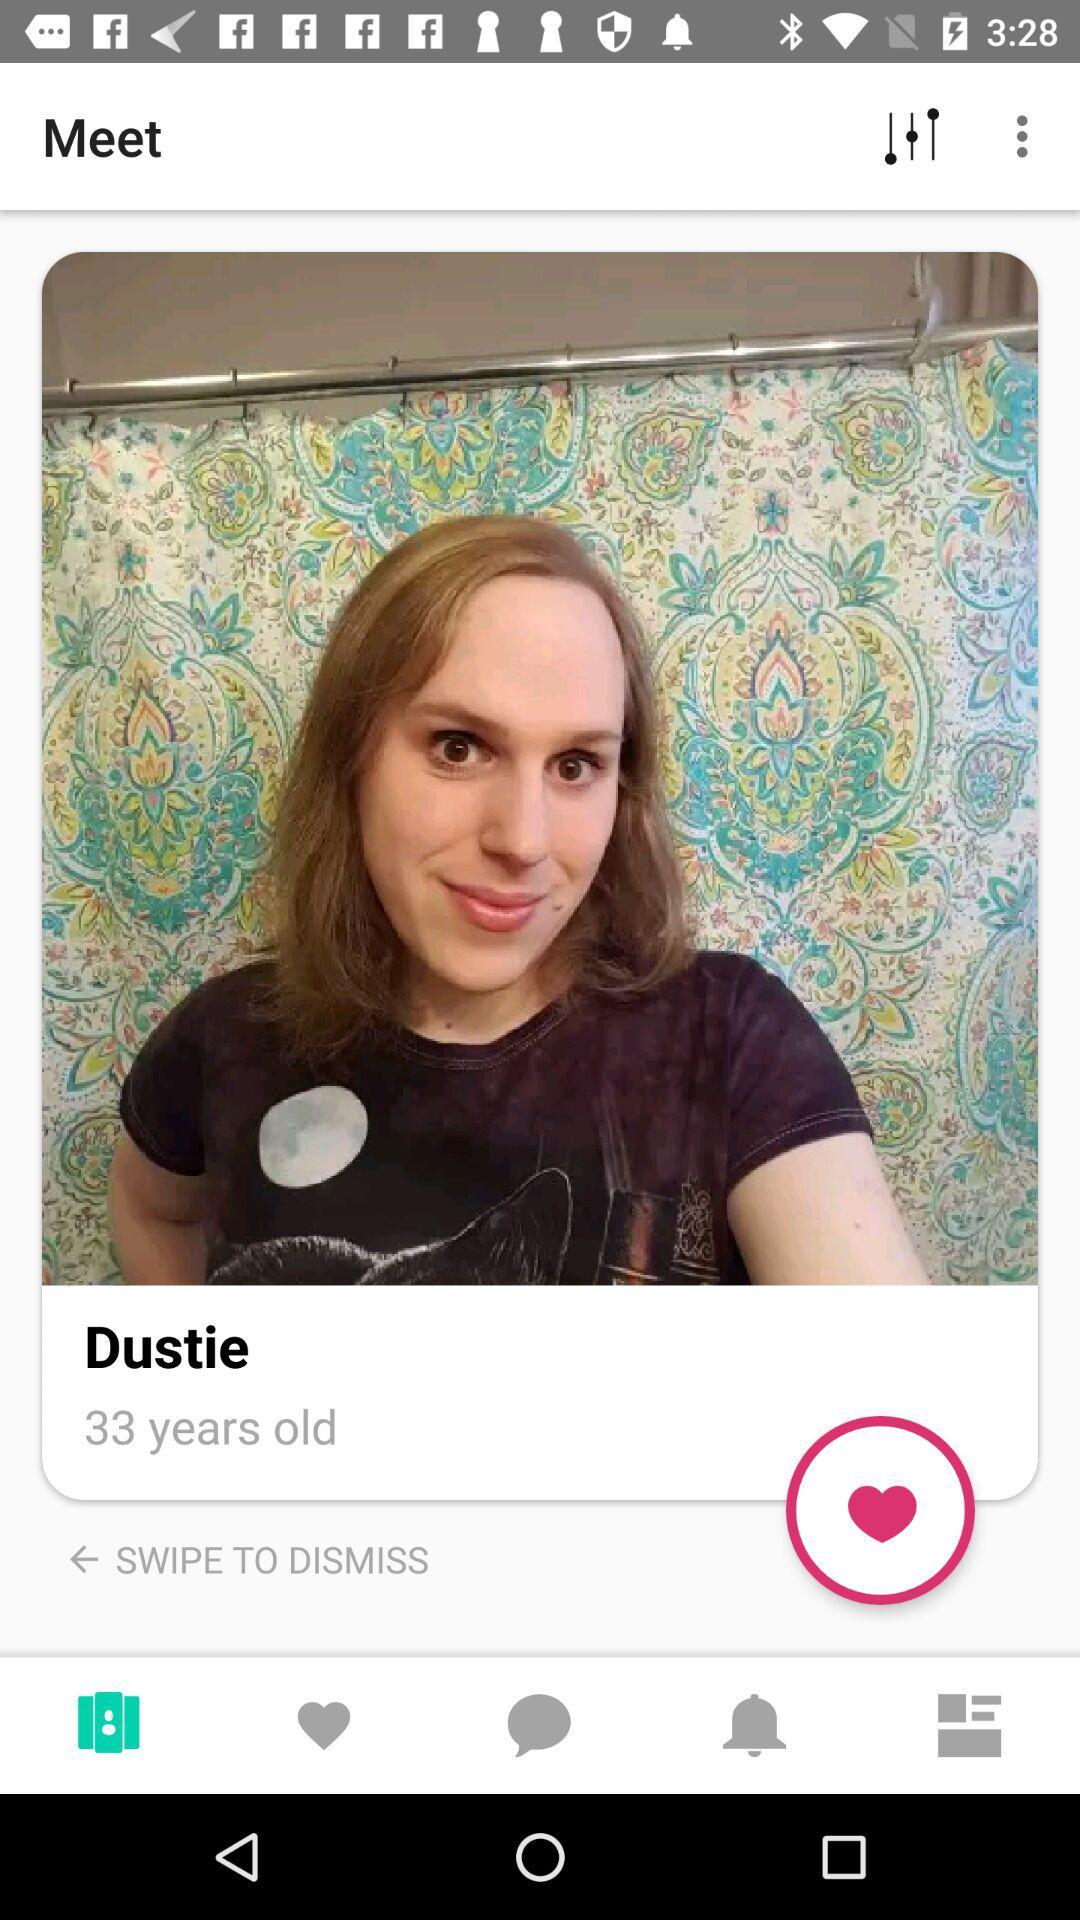 Image resolution: width=1080 pixels, height=1920 pixels. What do you see at coordinates (911, 135) in the screenshot?
I see `the item next to meet item` at bounding box center [911, 135].